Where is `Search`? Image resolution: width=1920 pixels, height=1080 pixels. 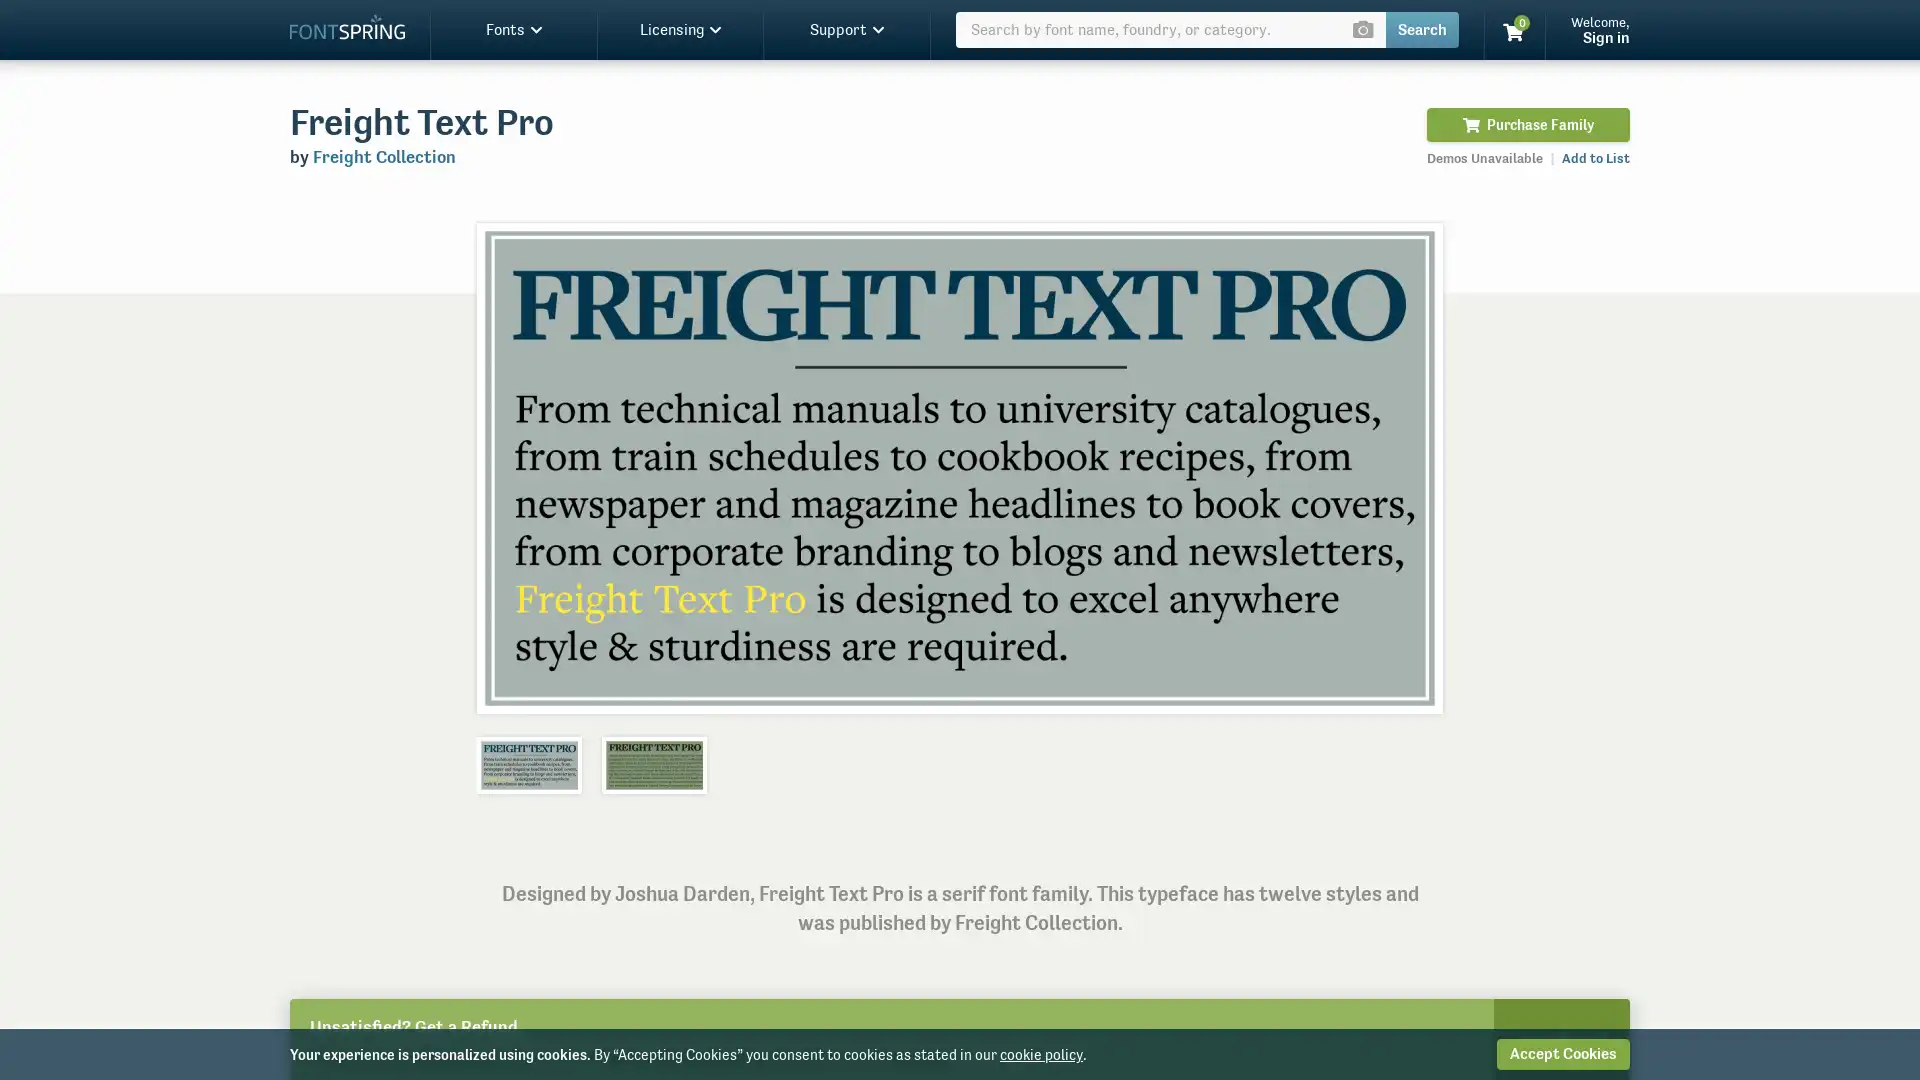 Search is located at coordinates (1421, 30).